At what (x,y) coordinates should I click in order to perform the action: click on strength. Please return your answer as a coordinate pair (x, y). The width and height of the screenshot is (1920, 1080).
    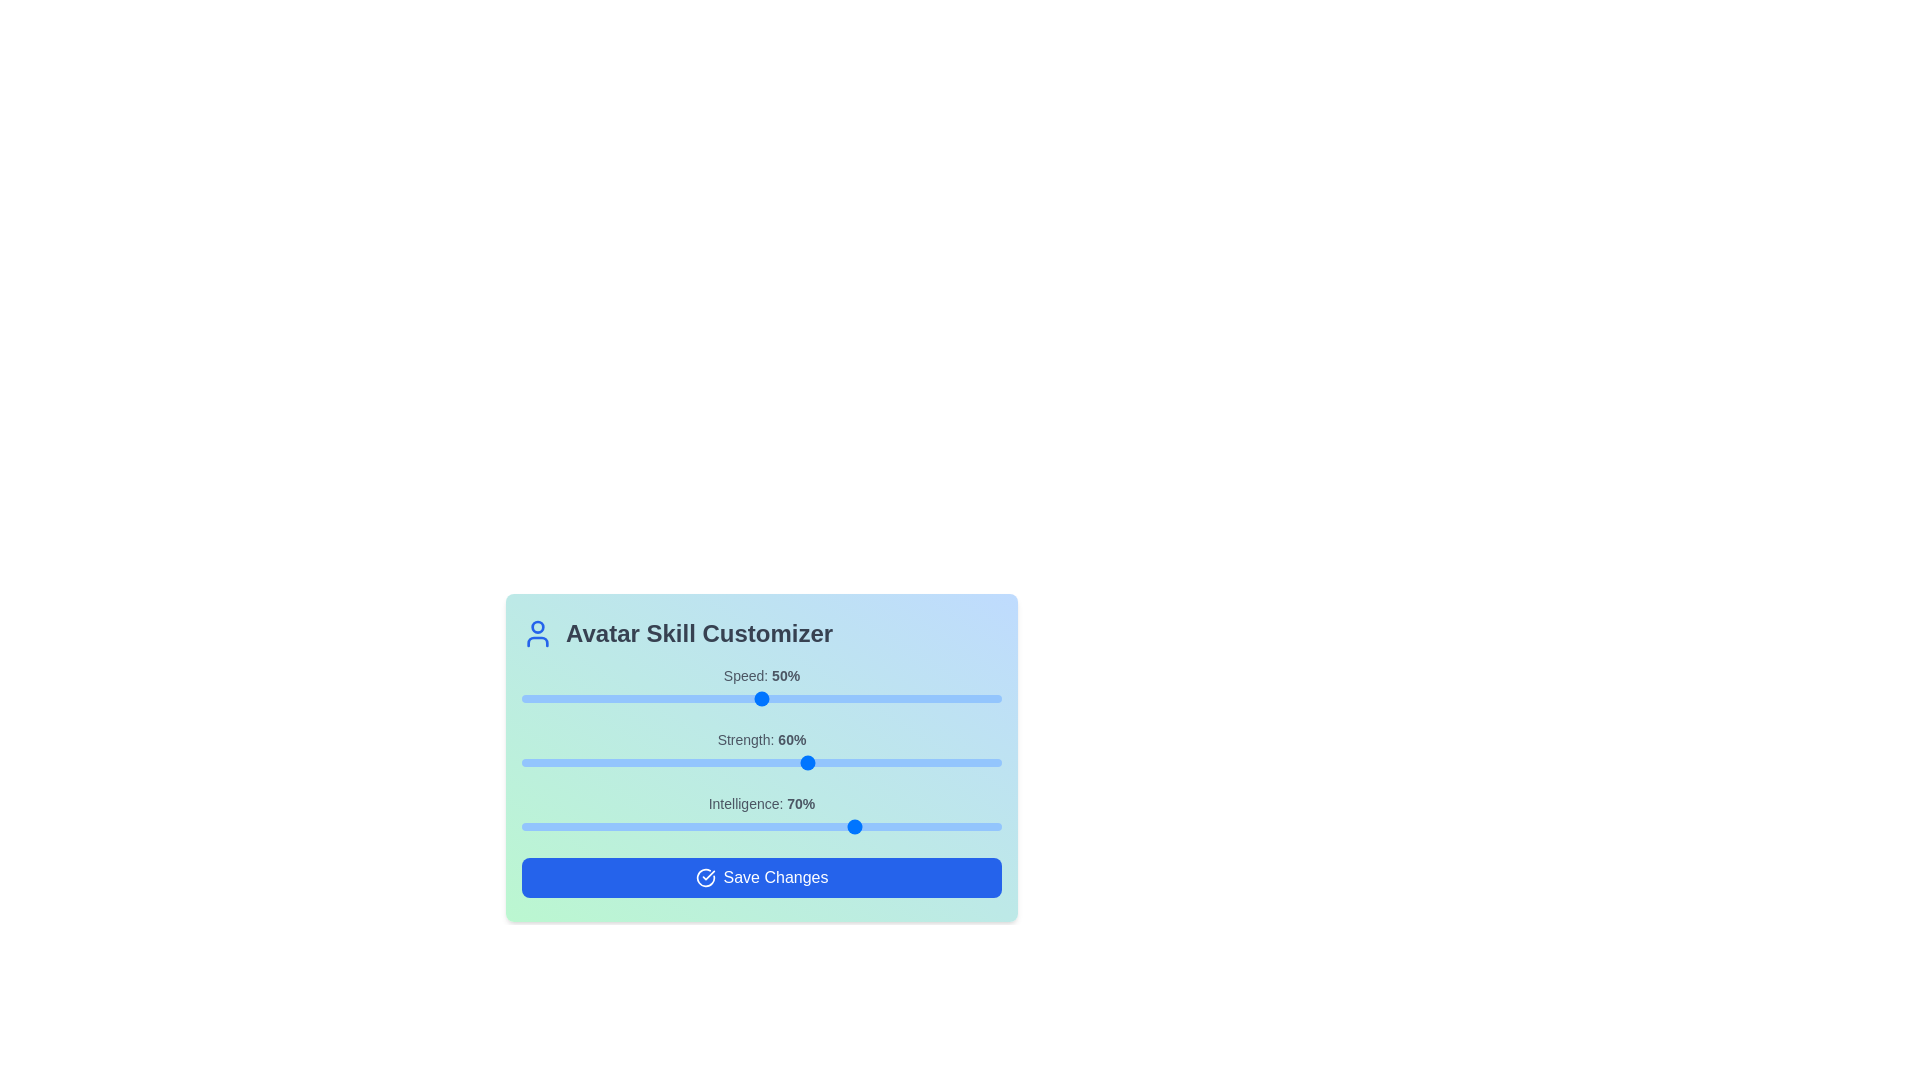
    Looking at the image, I should click on (805, 763).